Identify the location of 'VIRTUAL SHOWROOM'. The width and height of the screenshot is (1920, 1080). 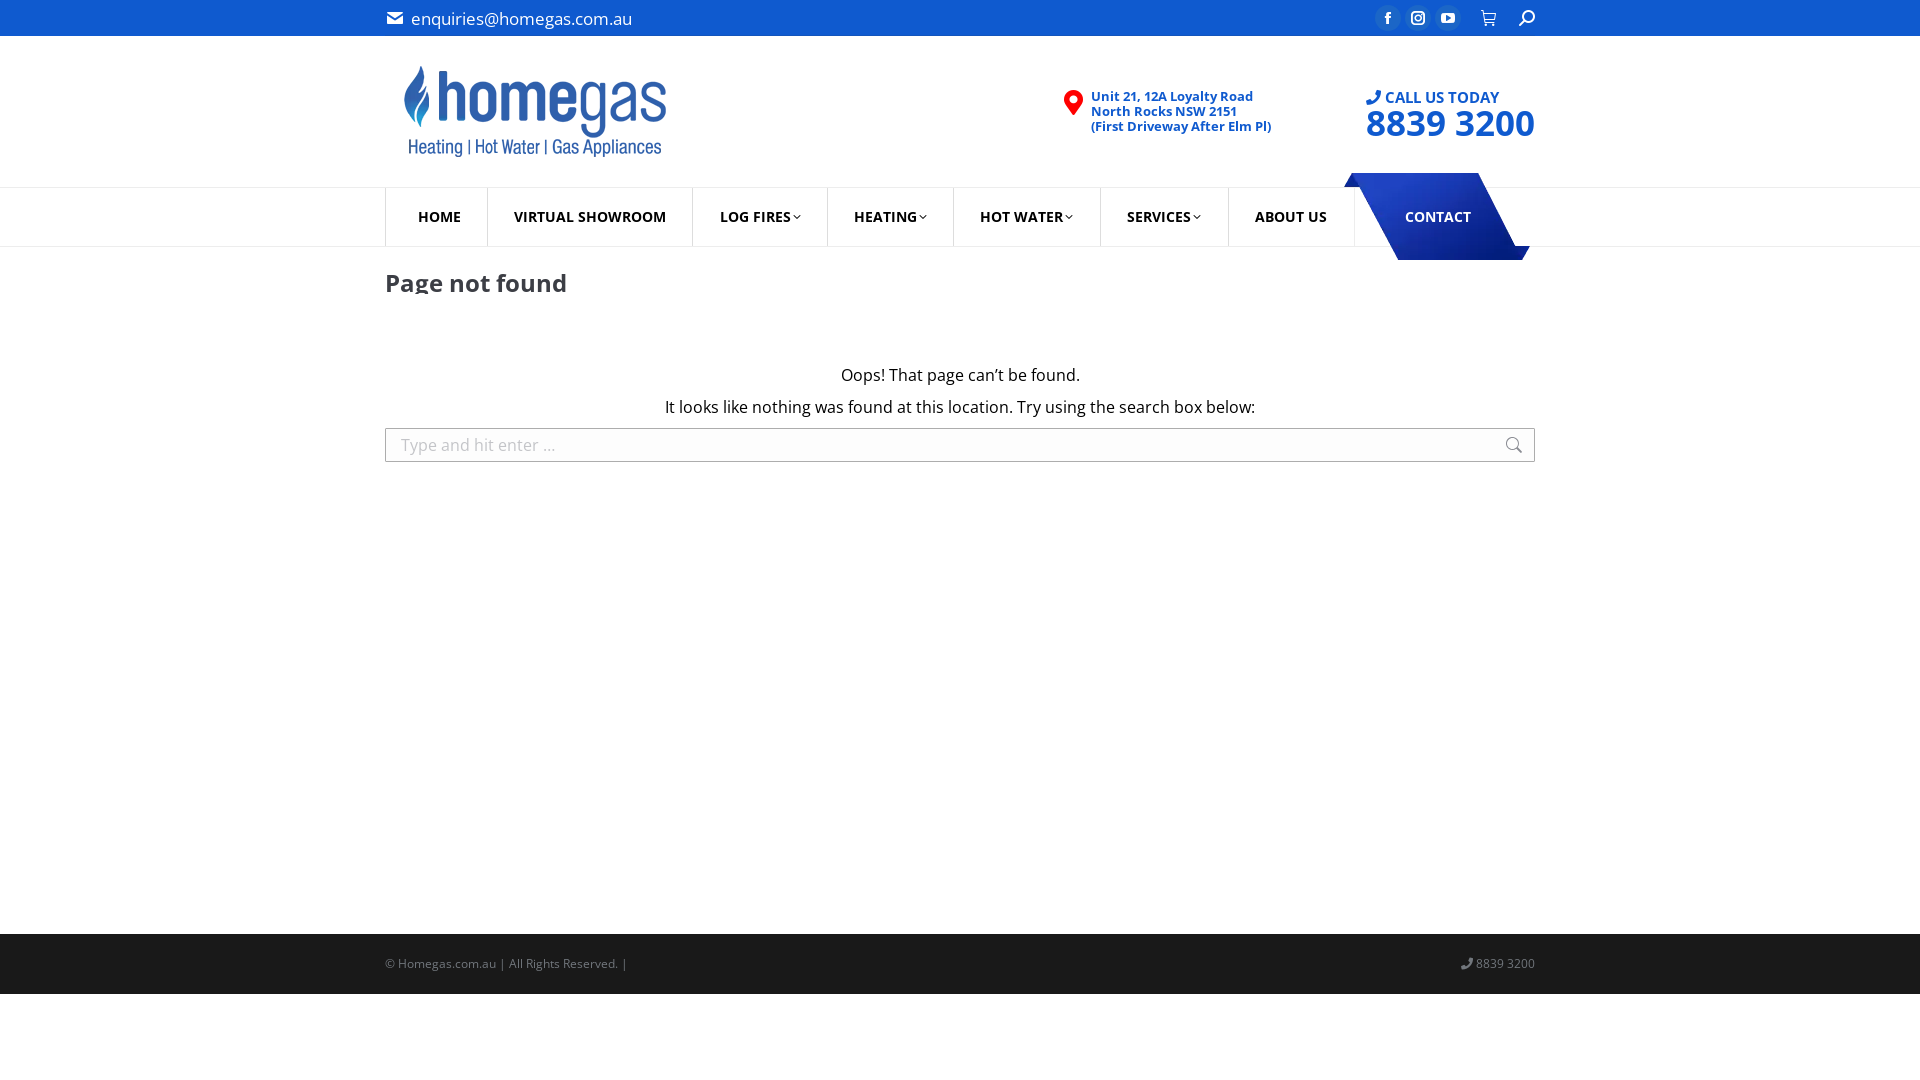
(588, 216).